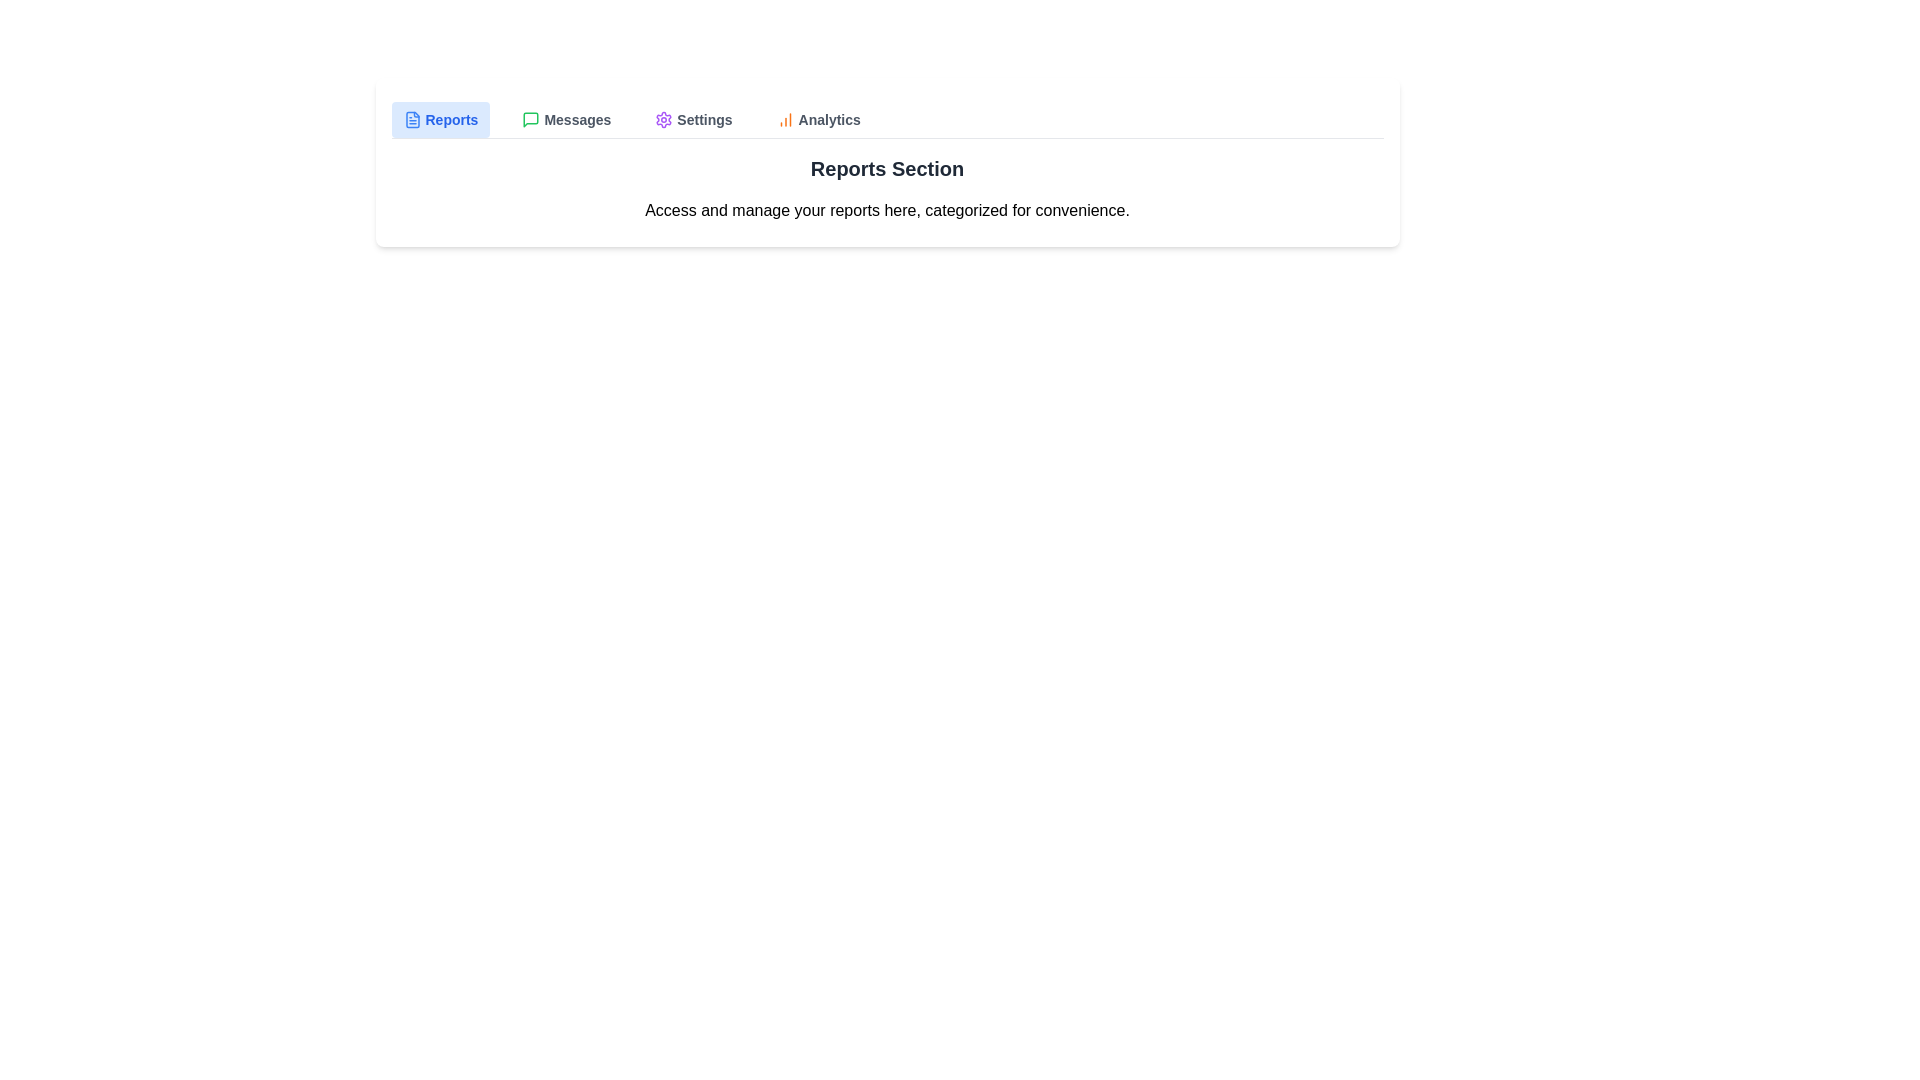 The image size is (1920, 1080). Describe the element at coordinates (411, 119) in the screenshot. I see `the icon representing the 'Reports' label in the navigation menu, located to the left of the label` at that location.